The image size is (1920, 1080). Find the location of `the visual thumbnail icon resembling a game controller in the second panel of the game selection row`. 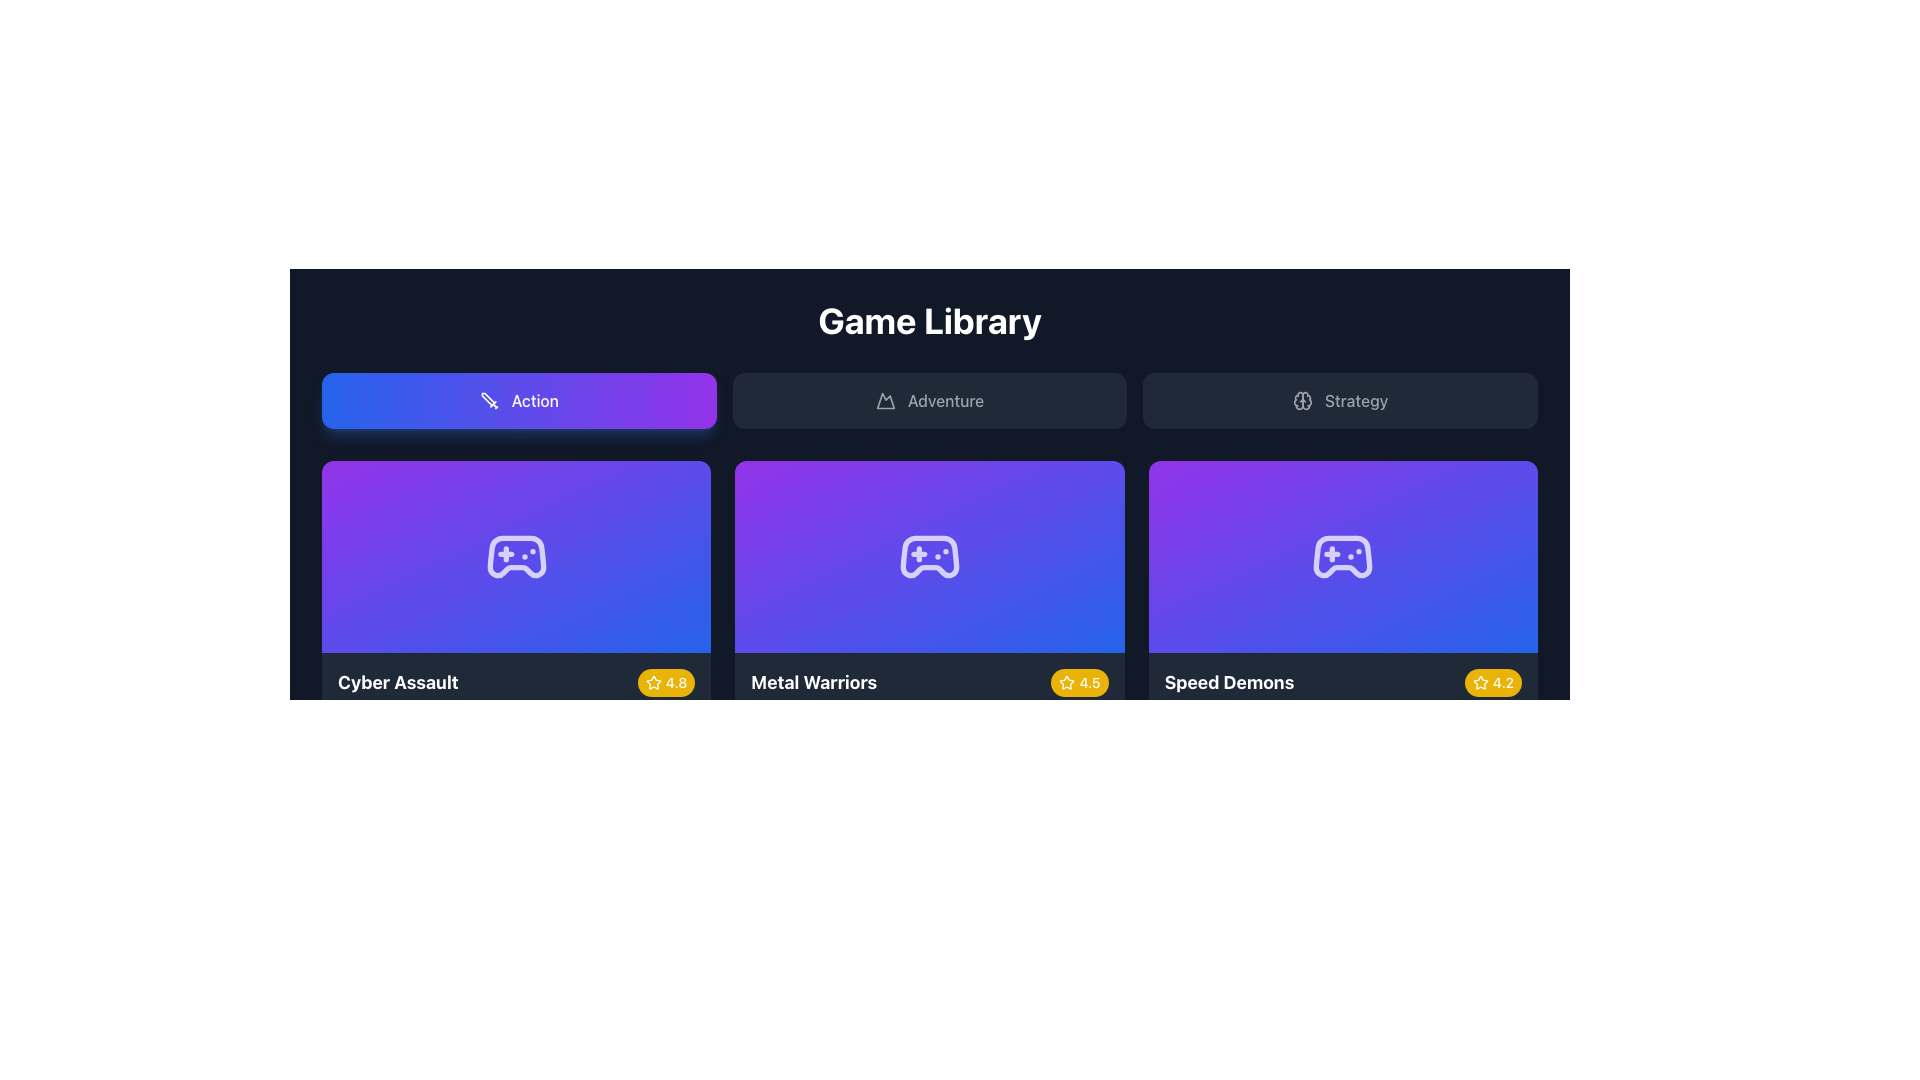

the visual thumbnail icon resembling a game controller in the second panel of the game selection row is located at coordinates (929, 556).